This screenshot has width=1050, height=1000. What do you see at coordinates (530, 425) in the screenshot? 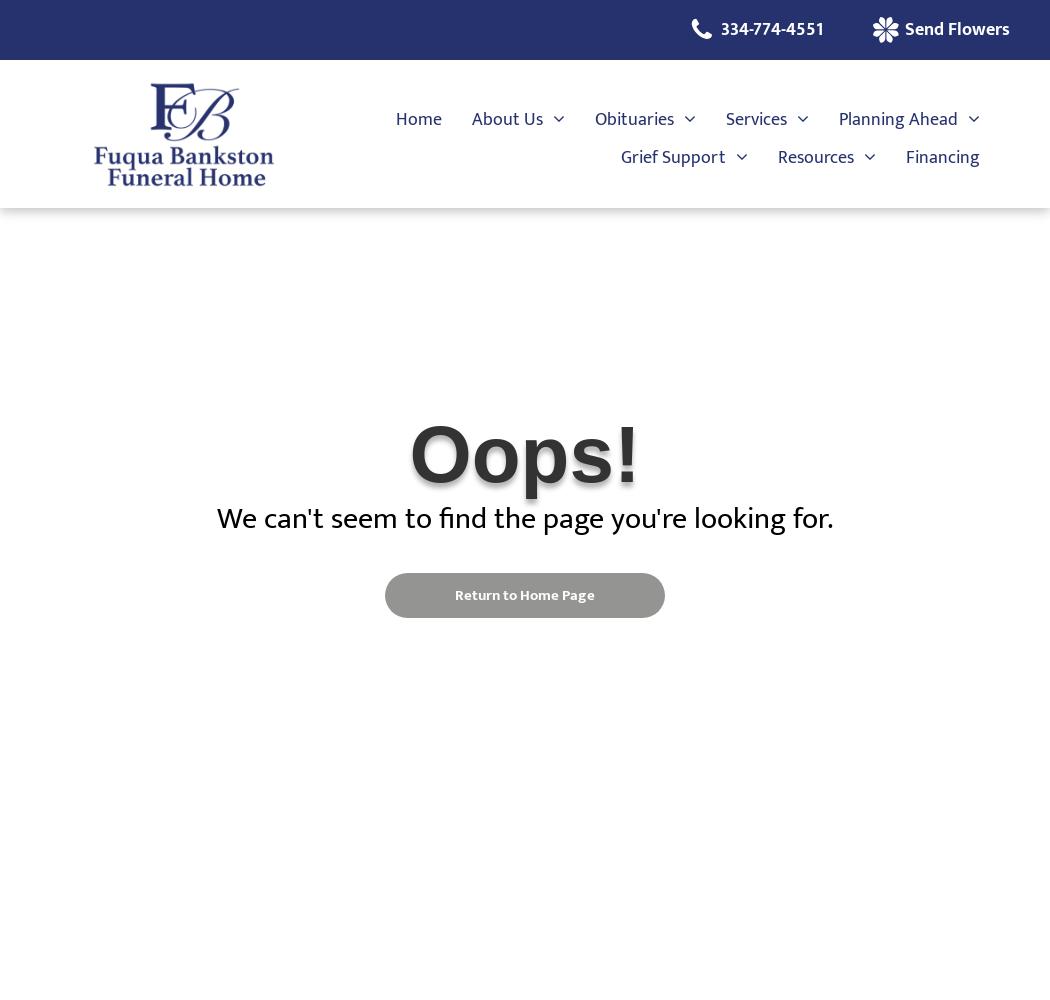
I see `'Testimonials'` at bounding box center [530, 425].